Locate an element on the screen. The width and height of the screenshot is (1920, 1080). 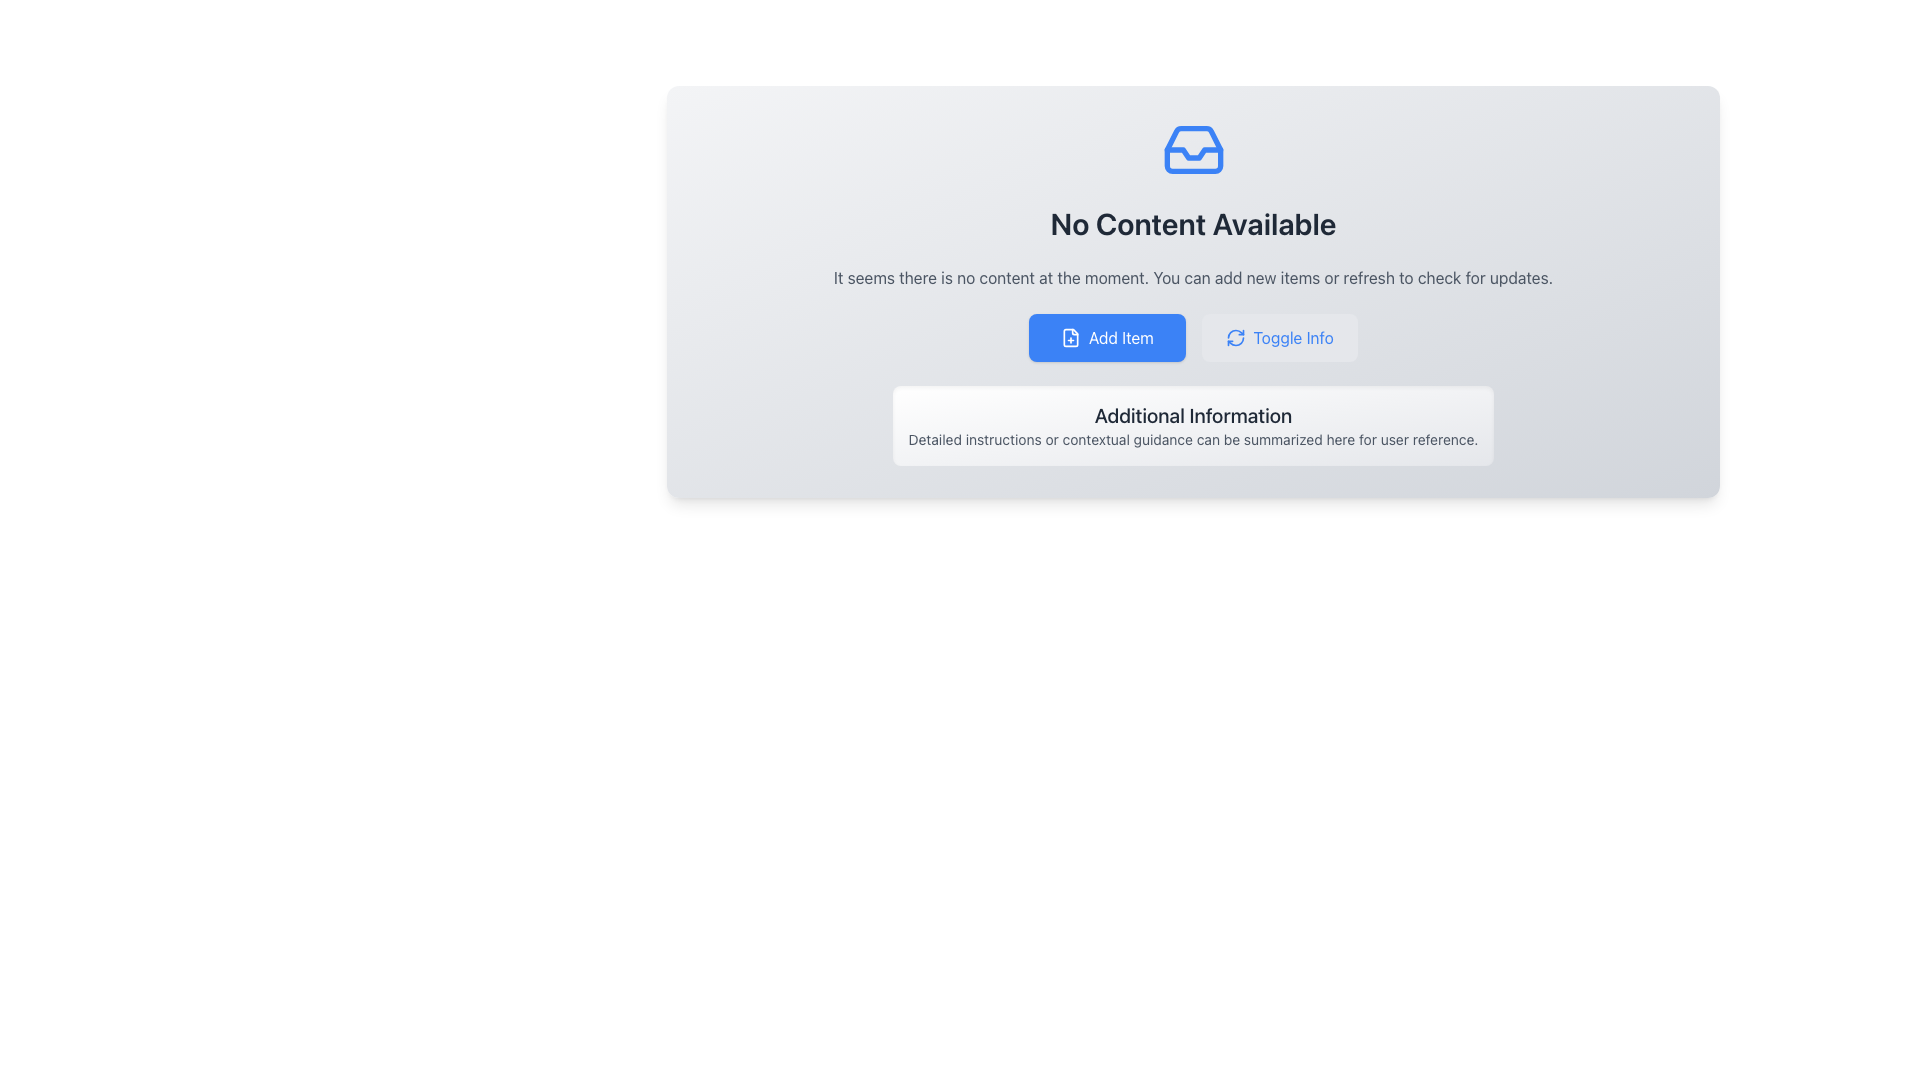
the 'Add Item' button is located at coordinates (1106, 337).